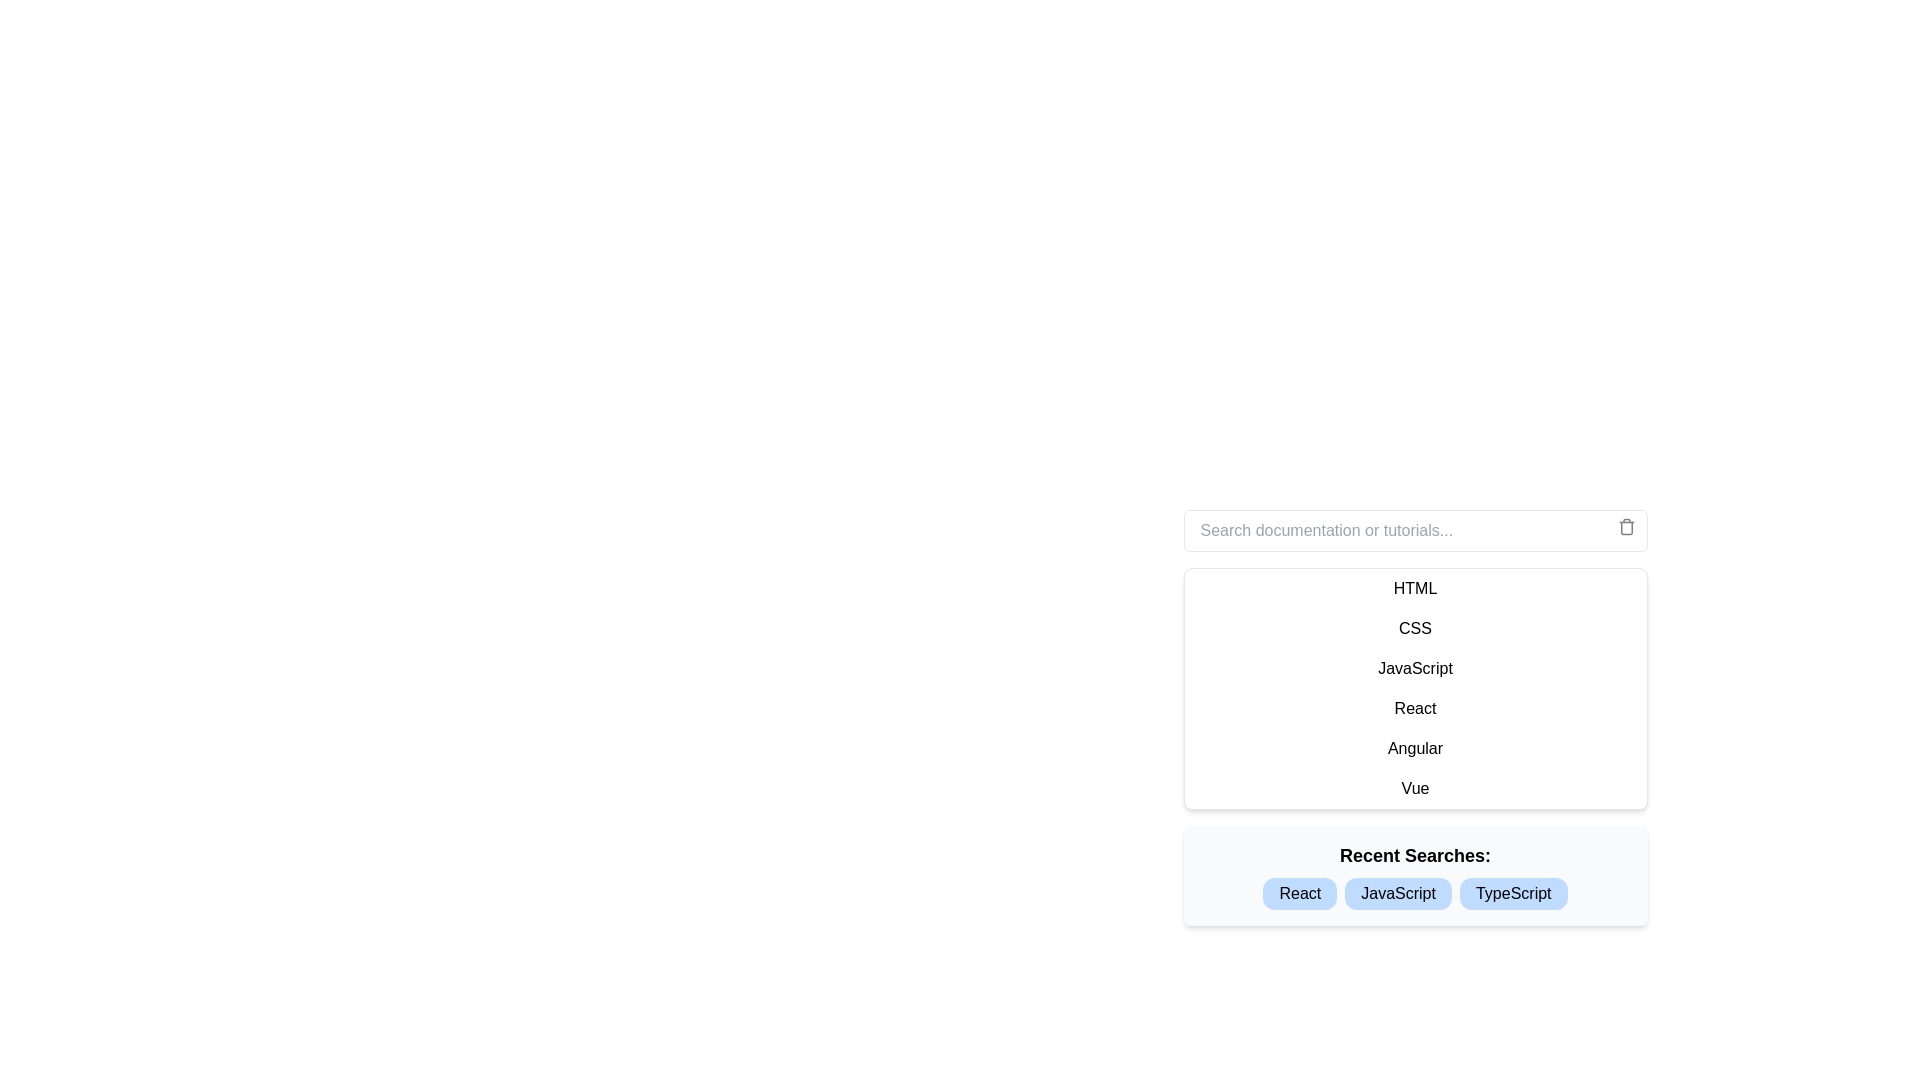 This screenshot has width=1920, height=1080. What do you see at coordinates (1414, 530) in the screenshot?
I see `the Text Input Field with placeholder text 'Search documentation or tutorials...'` at bounding box center [1414, 530].